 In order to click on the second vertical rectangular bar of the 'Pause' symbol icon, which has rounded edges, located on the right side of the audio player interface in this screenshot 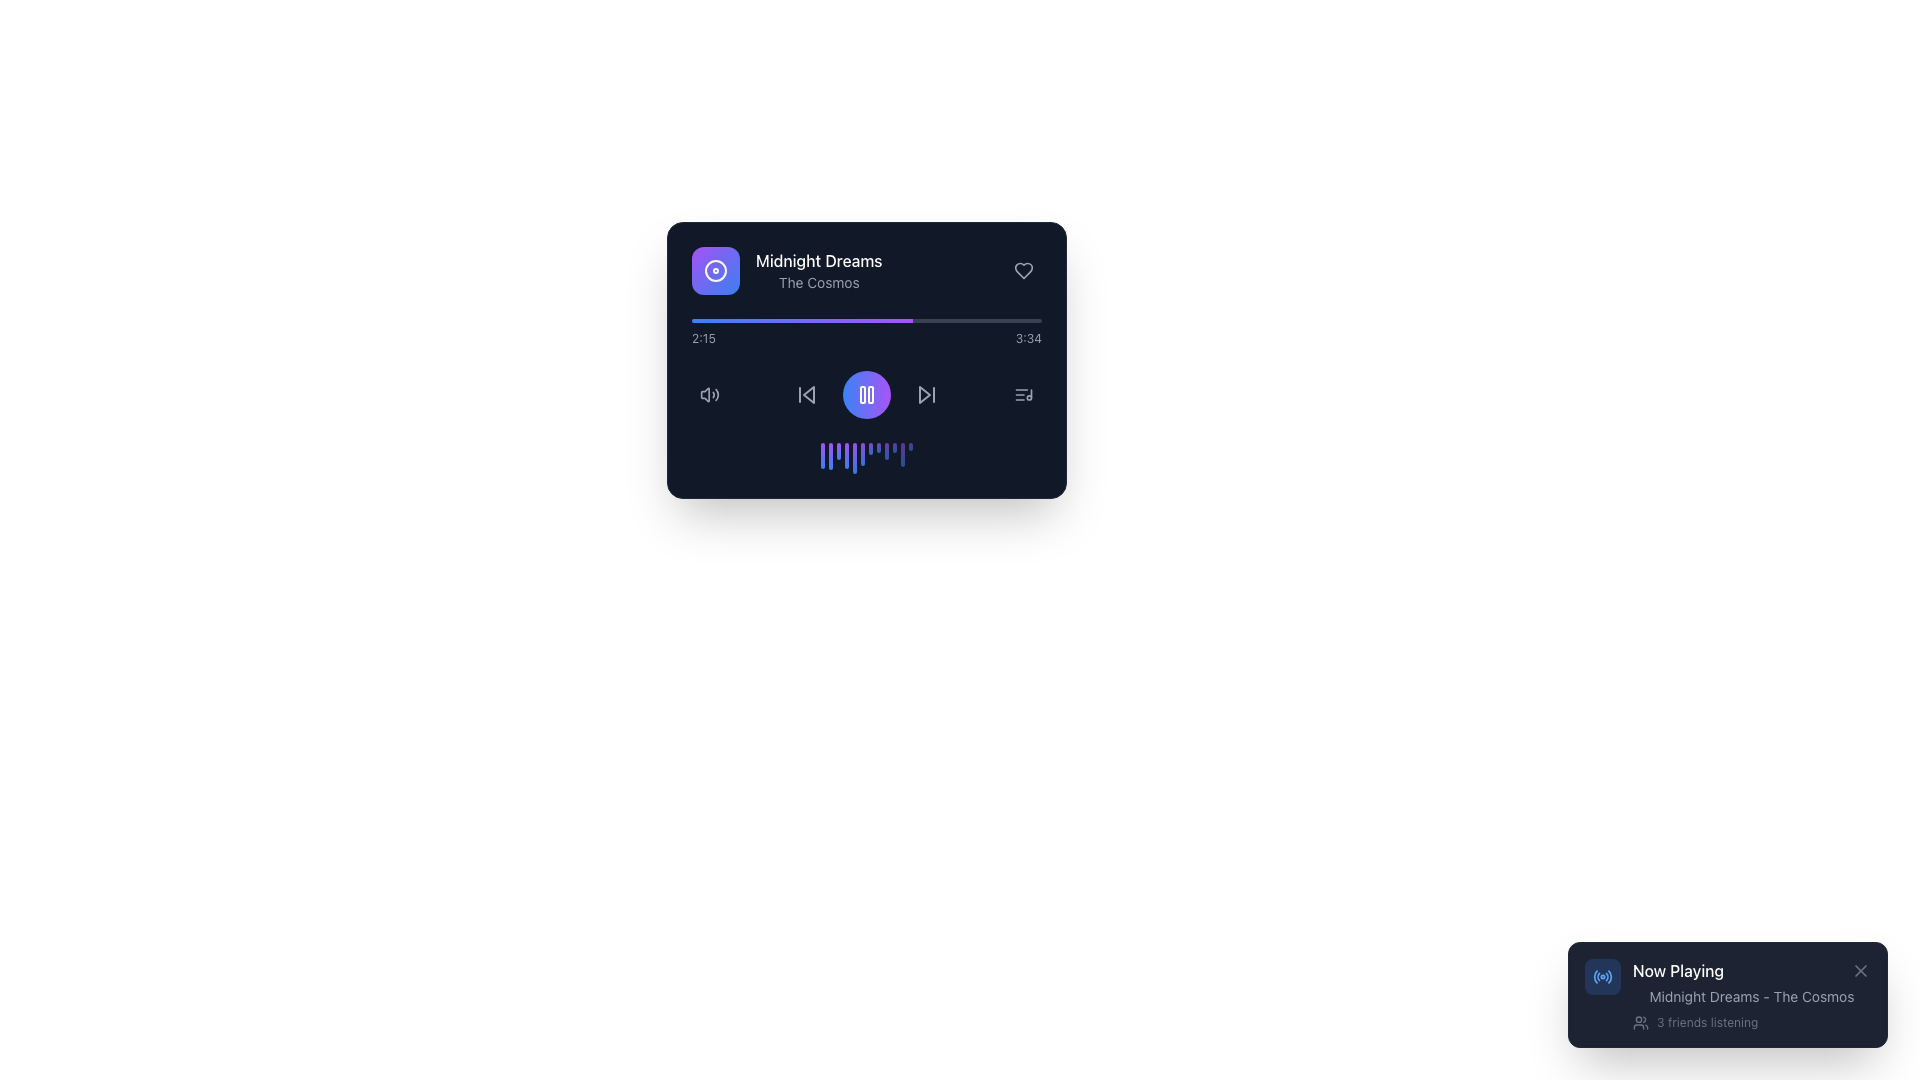, I will do `click(870, 394)`.